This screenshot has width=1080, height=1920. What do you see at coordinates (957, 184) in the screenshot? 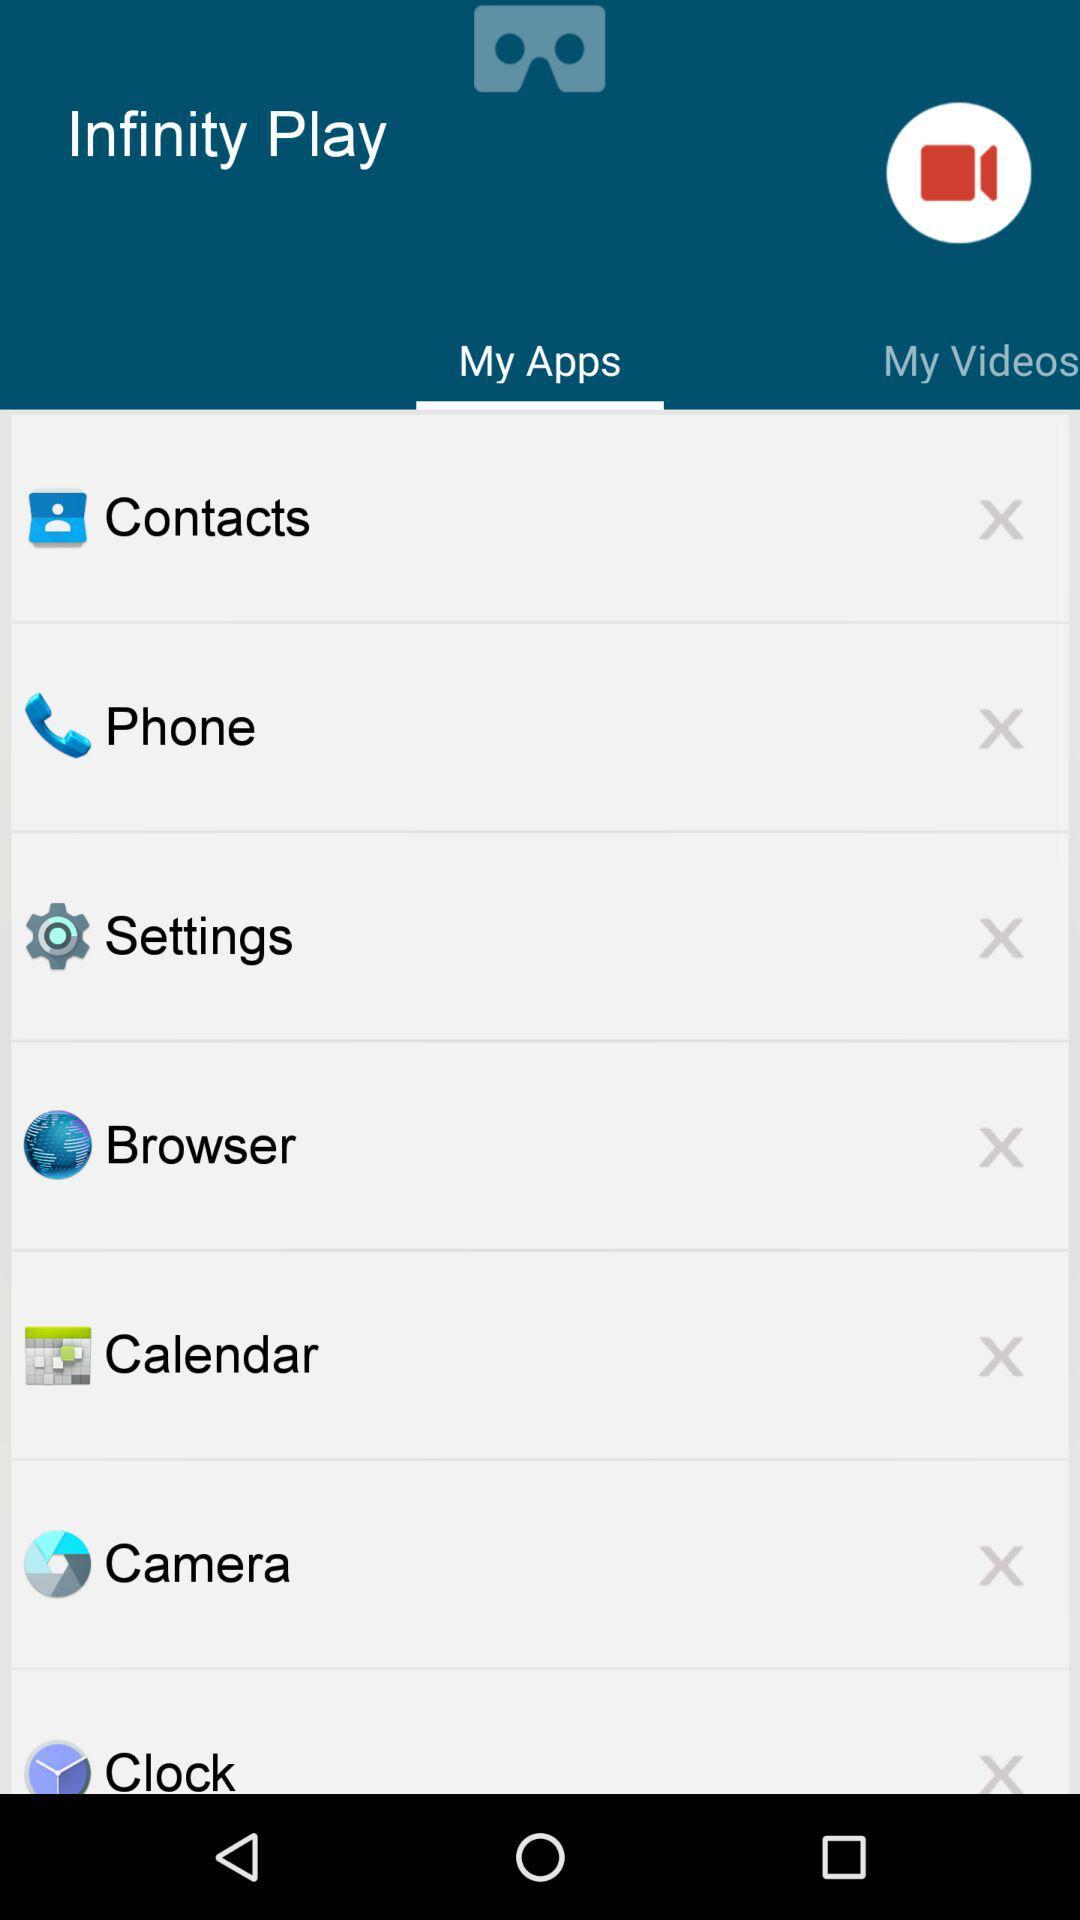
I see `the videocam icon` at bounding box center [957, 184].